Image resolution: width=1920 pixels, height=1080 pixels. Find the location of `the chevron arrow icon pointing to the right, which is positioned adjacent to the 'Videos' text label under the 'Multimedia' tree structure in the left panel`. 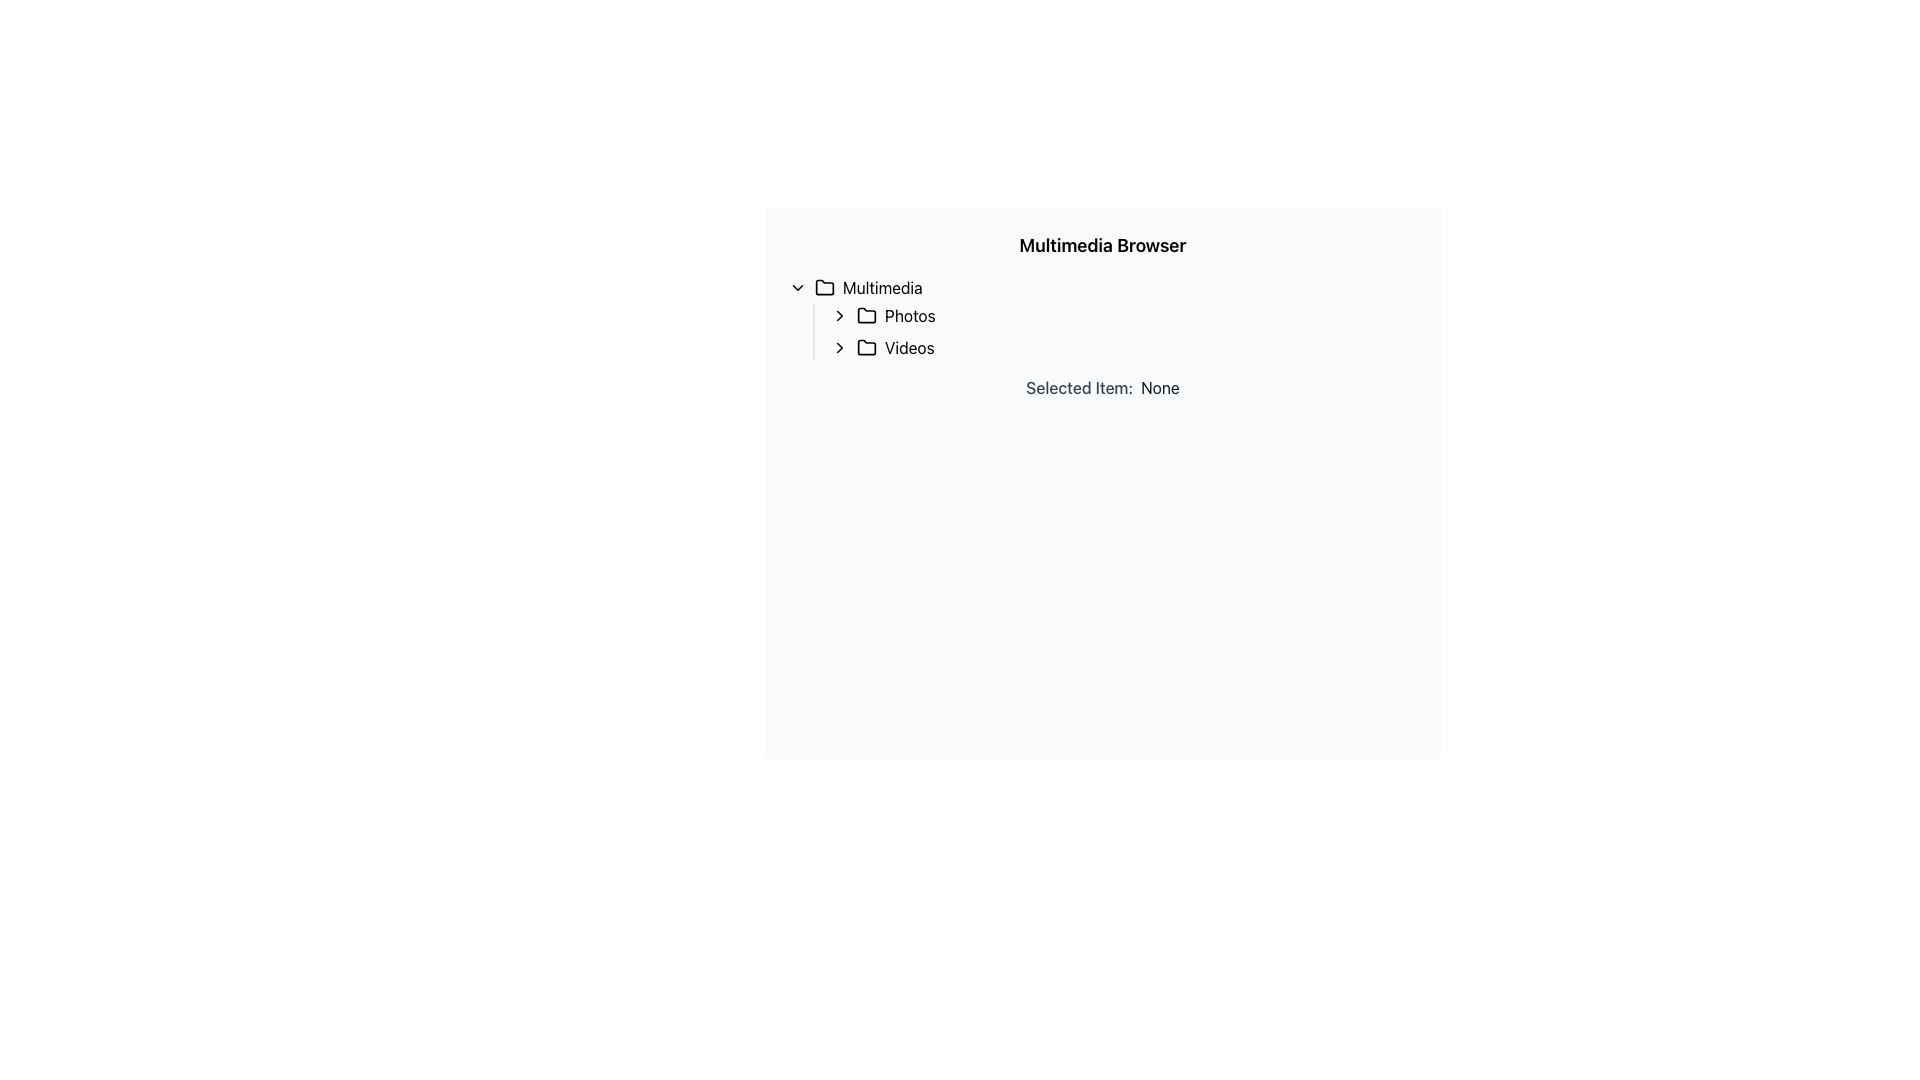

the chevron arrow icon pointing to the right, which is positioned adjacent to the 'Videos' text label under the 'Multimedia' tree structure in the left panel is located at coordinates (840, 346).